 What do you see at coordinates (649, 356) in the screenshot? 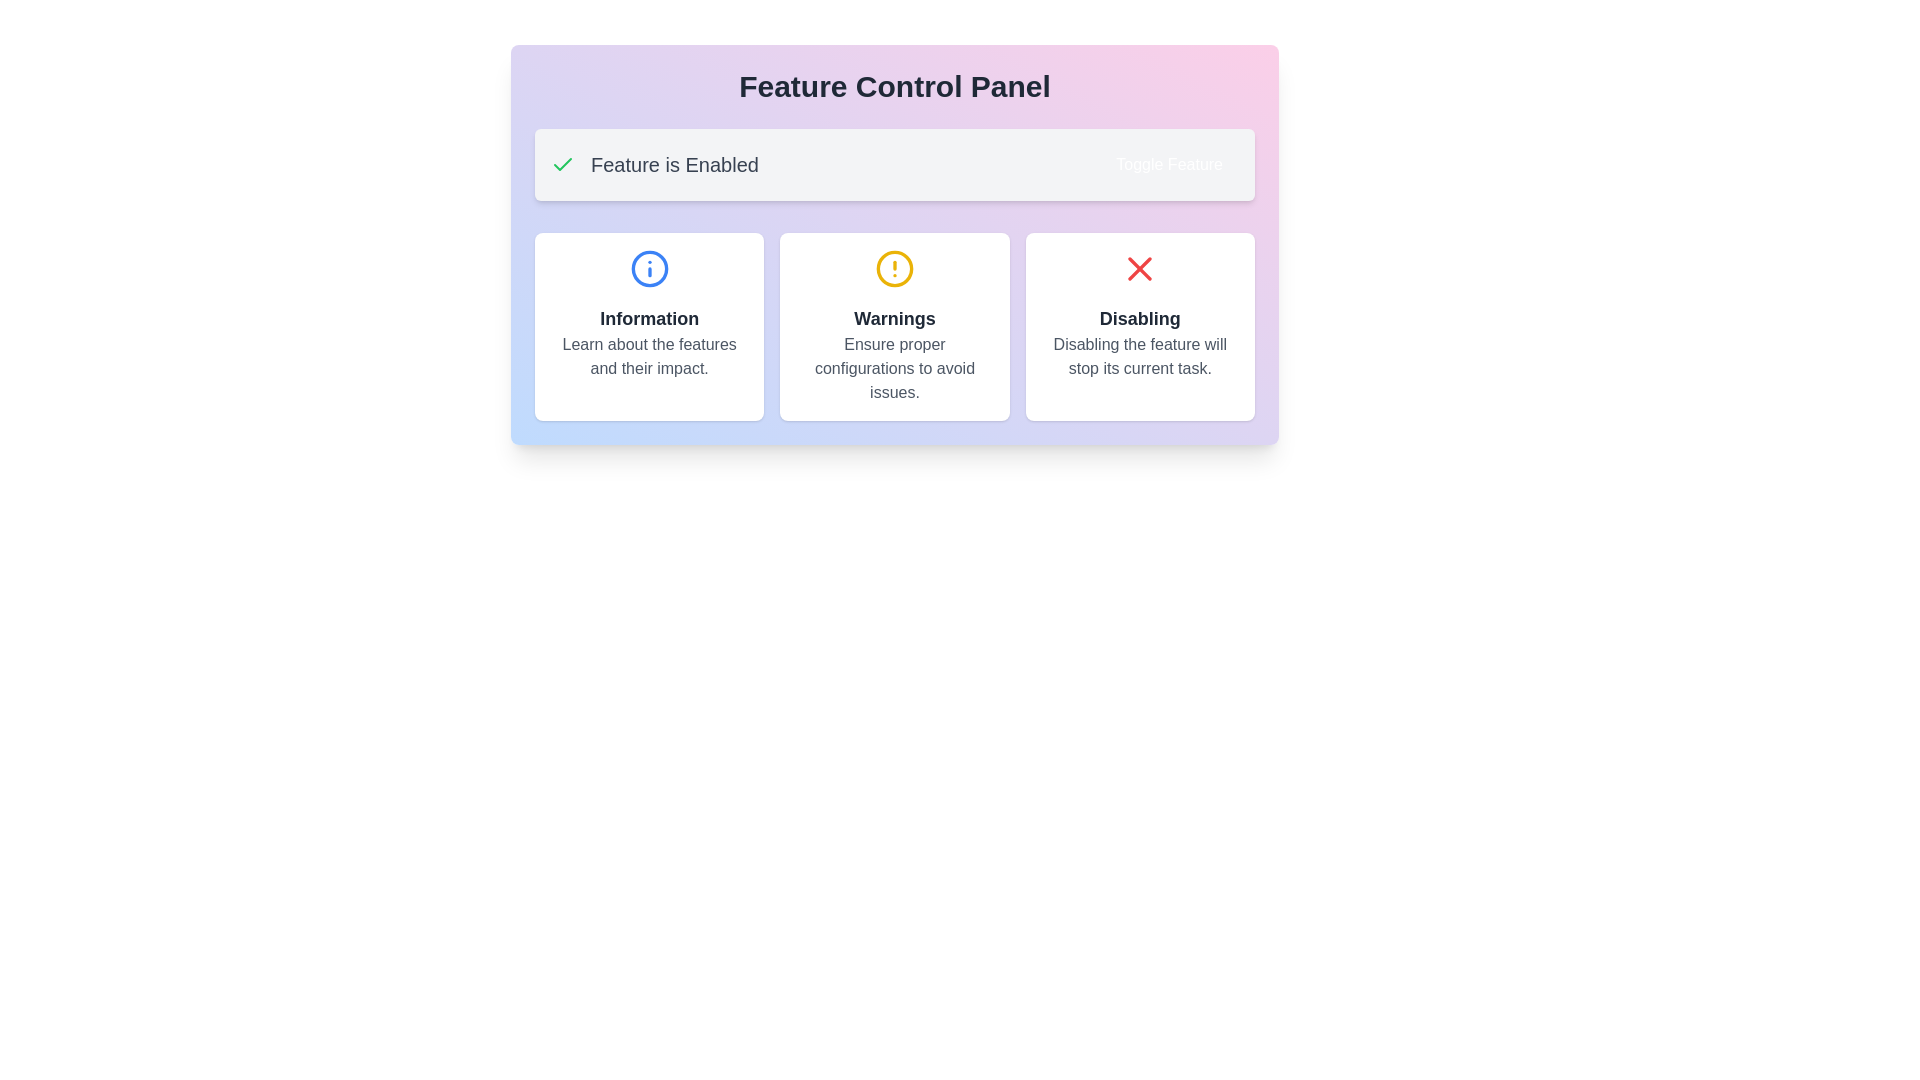
I see `the informative text label located at the bottom of the 'Information' section of the Feature Control Panel interface, which provides a brief explanation about the features discussed` at bounding box center [649, 356].